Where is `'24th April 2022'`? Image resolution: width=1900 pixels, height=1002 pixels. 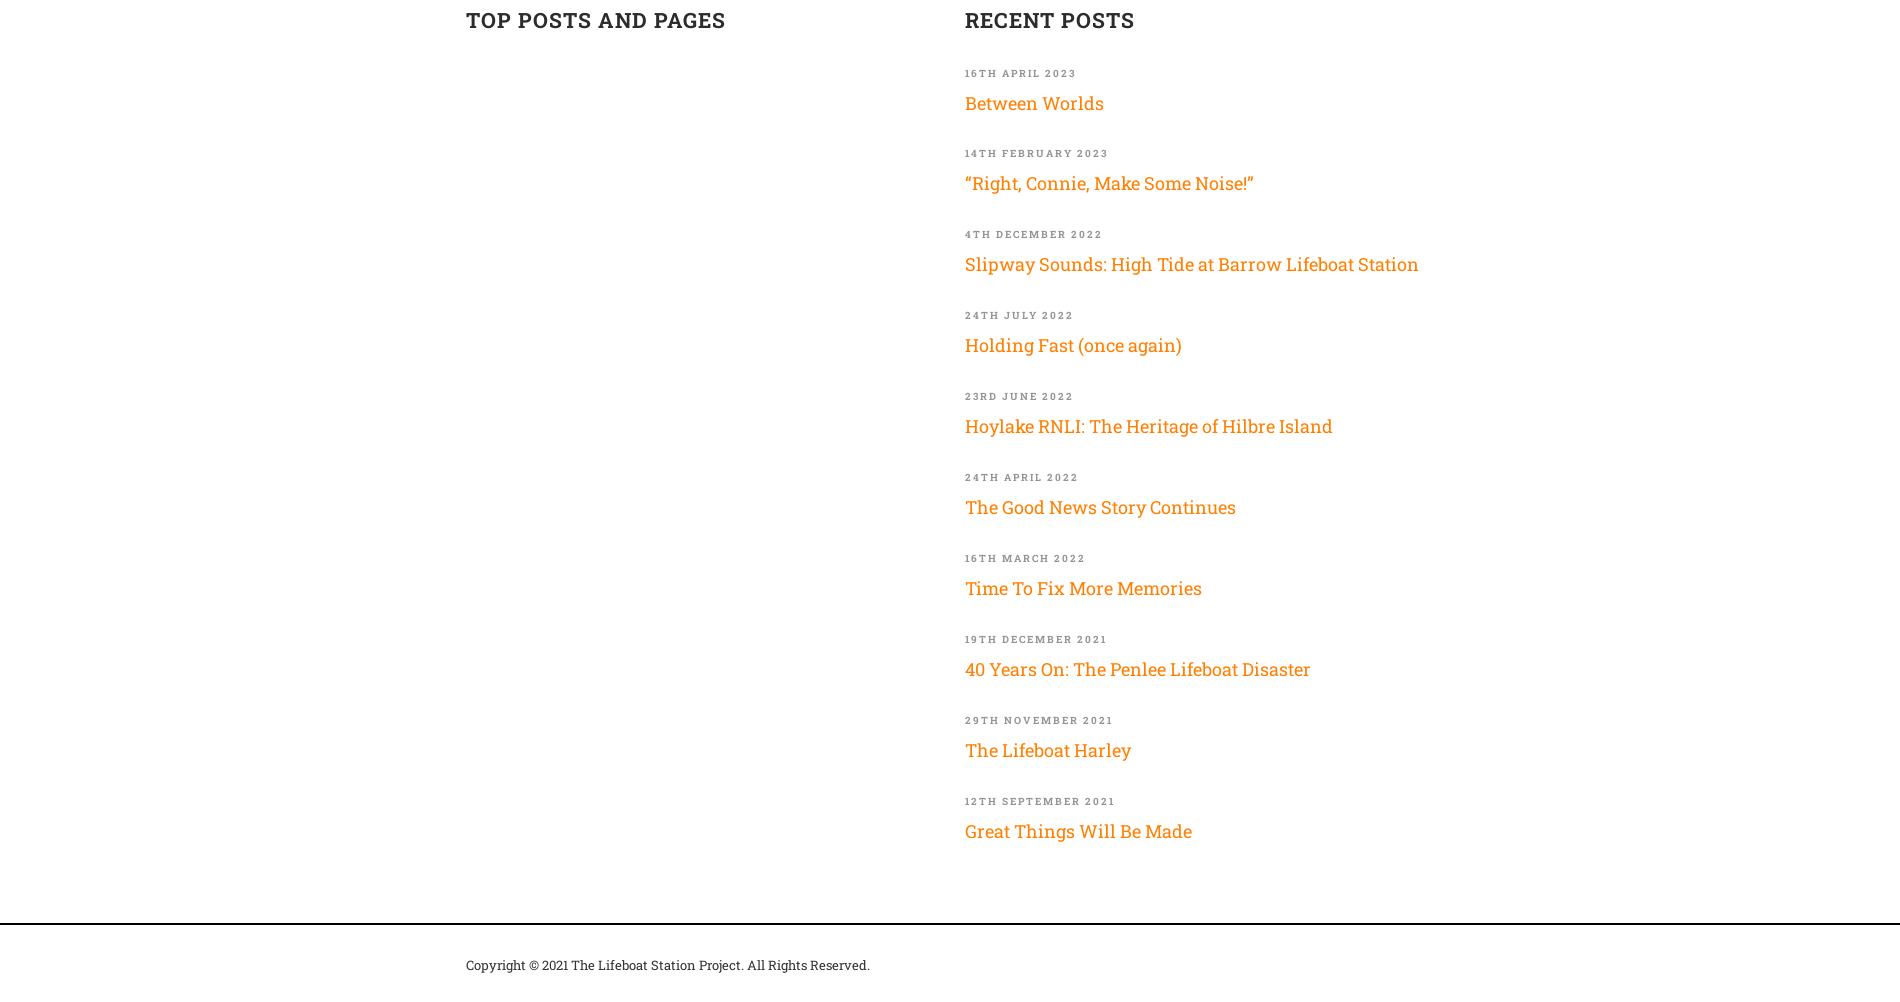 '24th April 2022' is located at coordinates (1022, 476).